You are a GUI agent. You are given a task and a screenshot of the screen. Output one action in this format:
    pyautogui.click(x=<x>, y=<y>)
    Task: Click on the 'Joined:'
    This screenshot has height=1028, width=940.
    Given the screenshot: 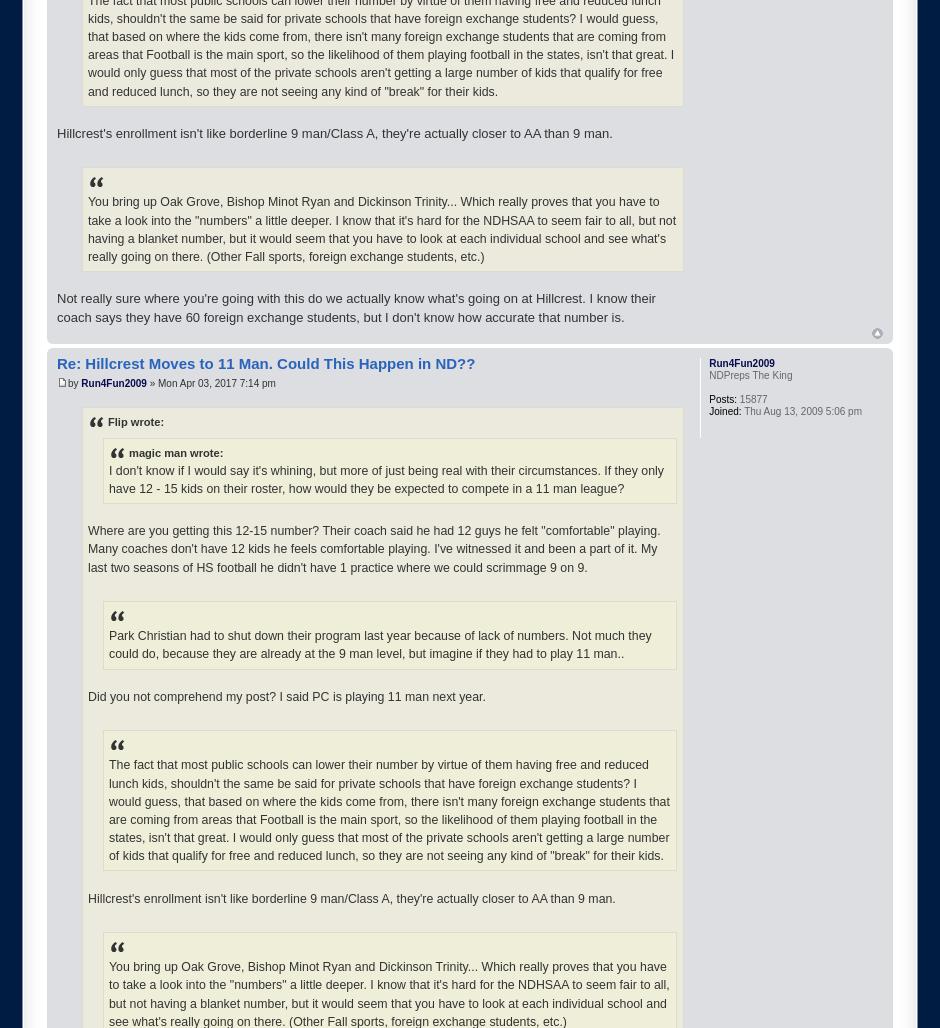 What is the action you would take?
    pyautogui.click(x=725, y=410)
    